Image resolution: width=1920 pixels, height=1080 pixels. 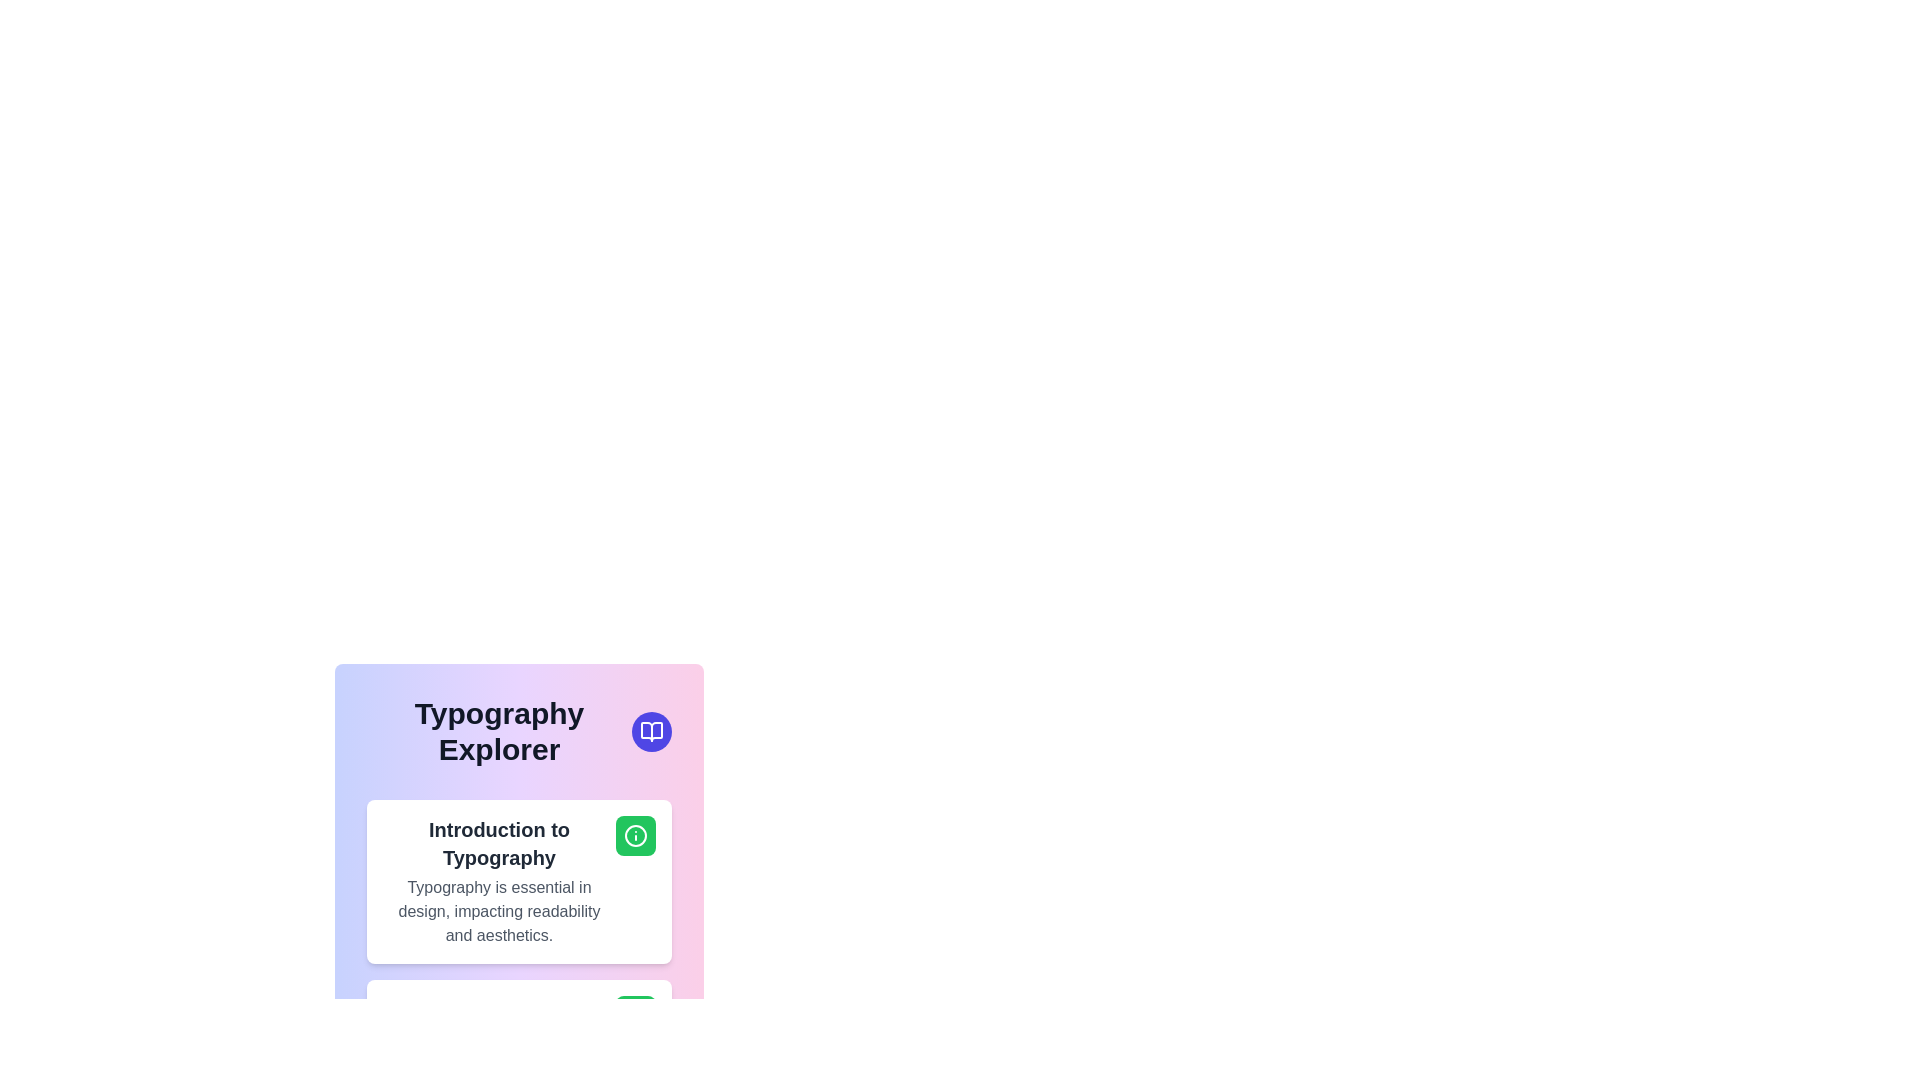 I want to click on the interactive reading icon located in the top-right corner of the 'Typography Explorer' component, so click(x=652, y=732).